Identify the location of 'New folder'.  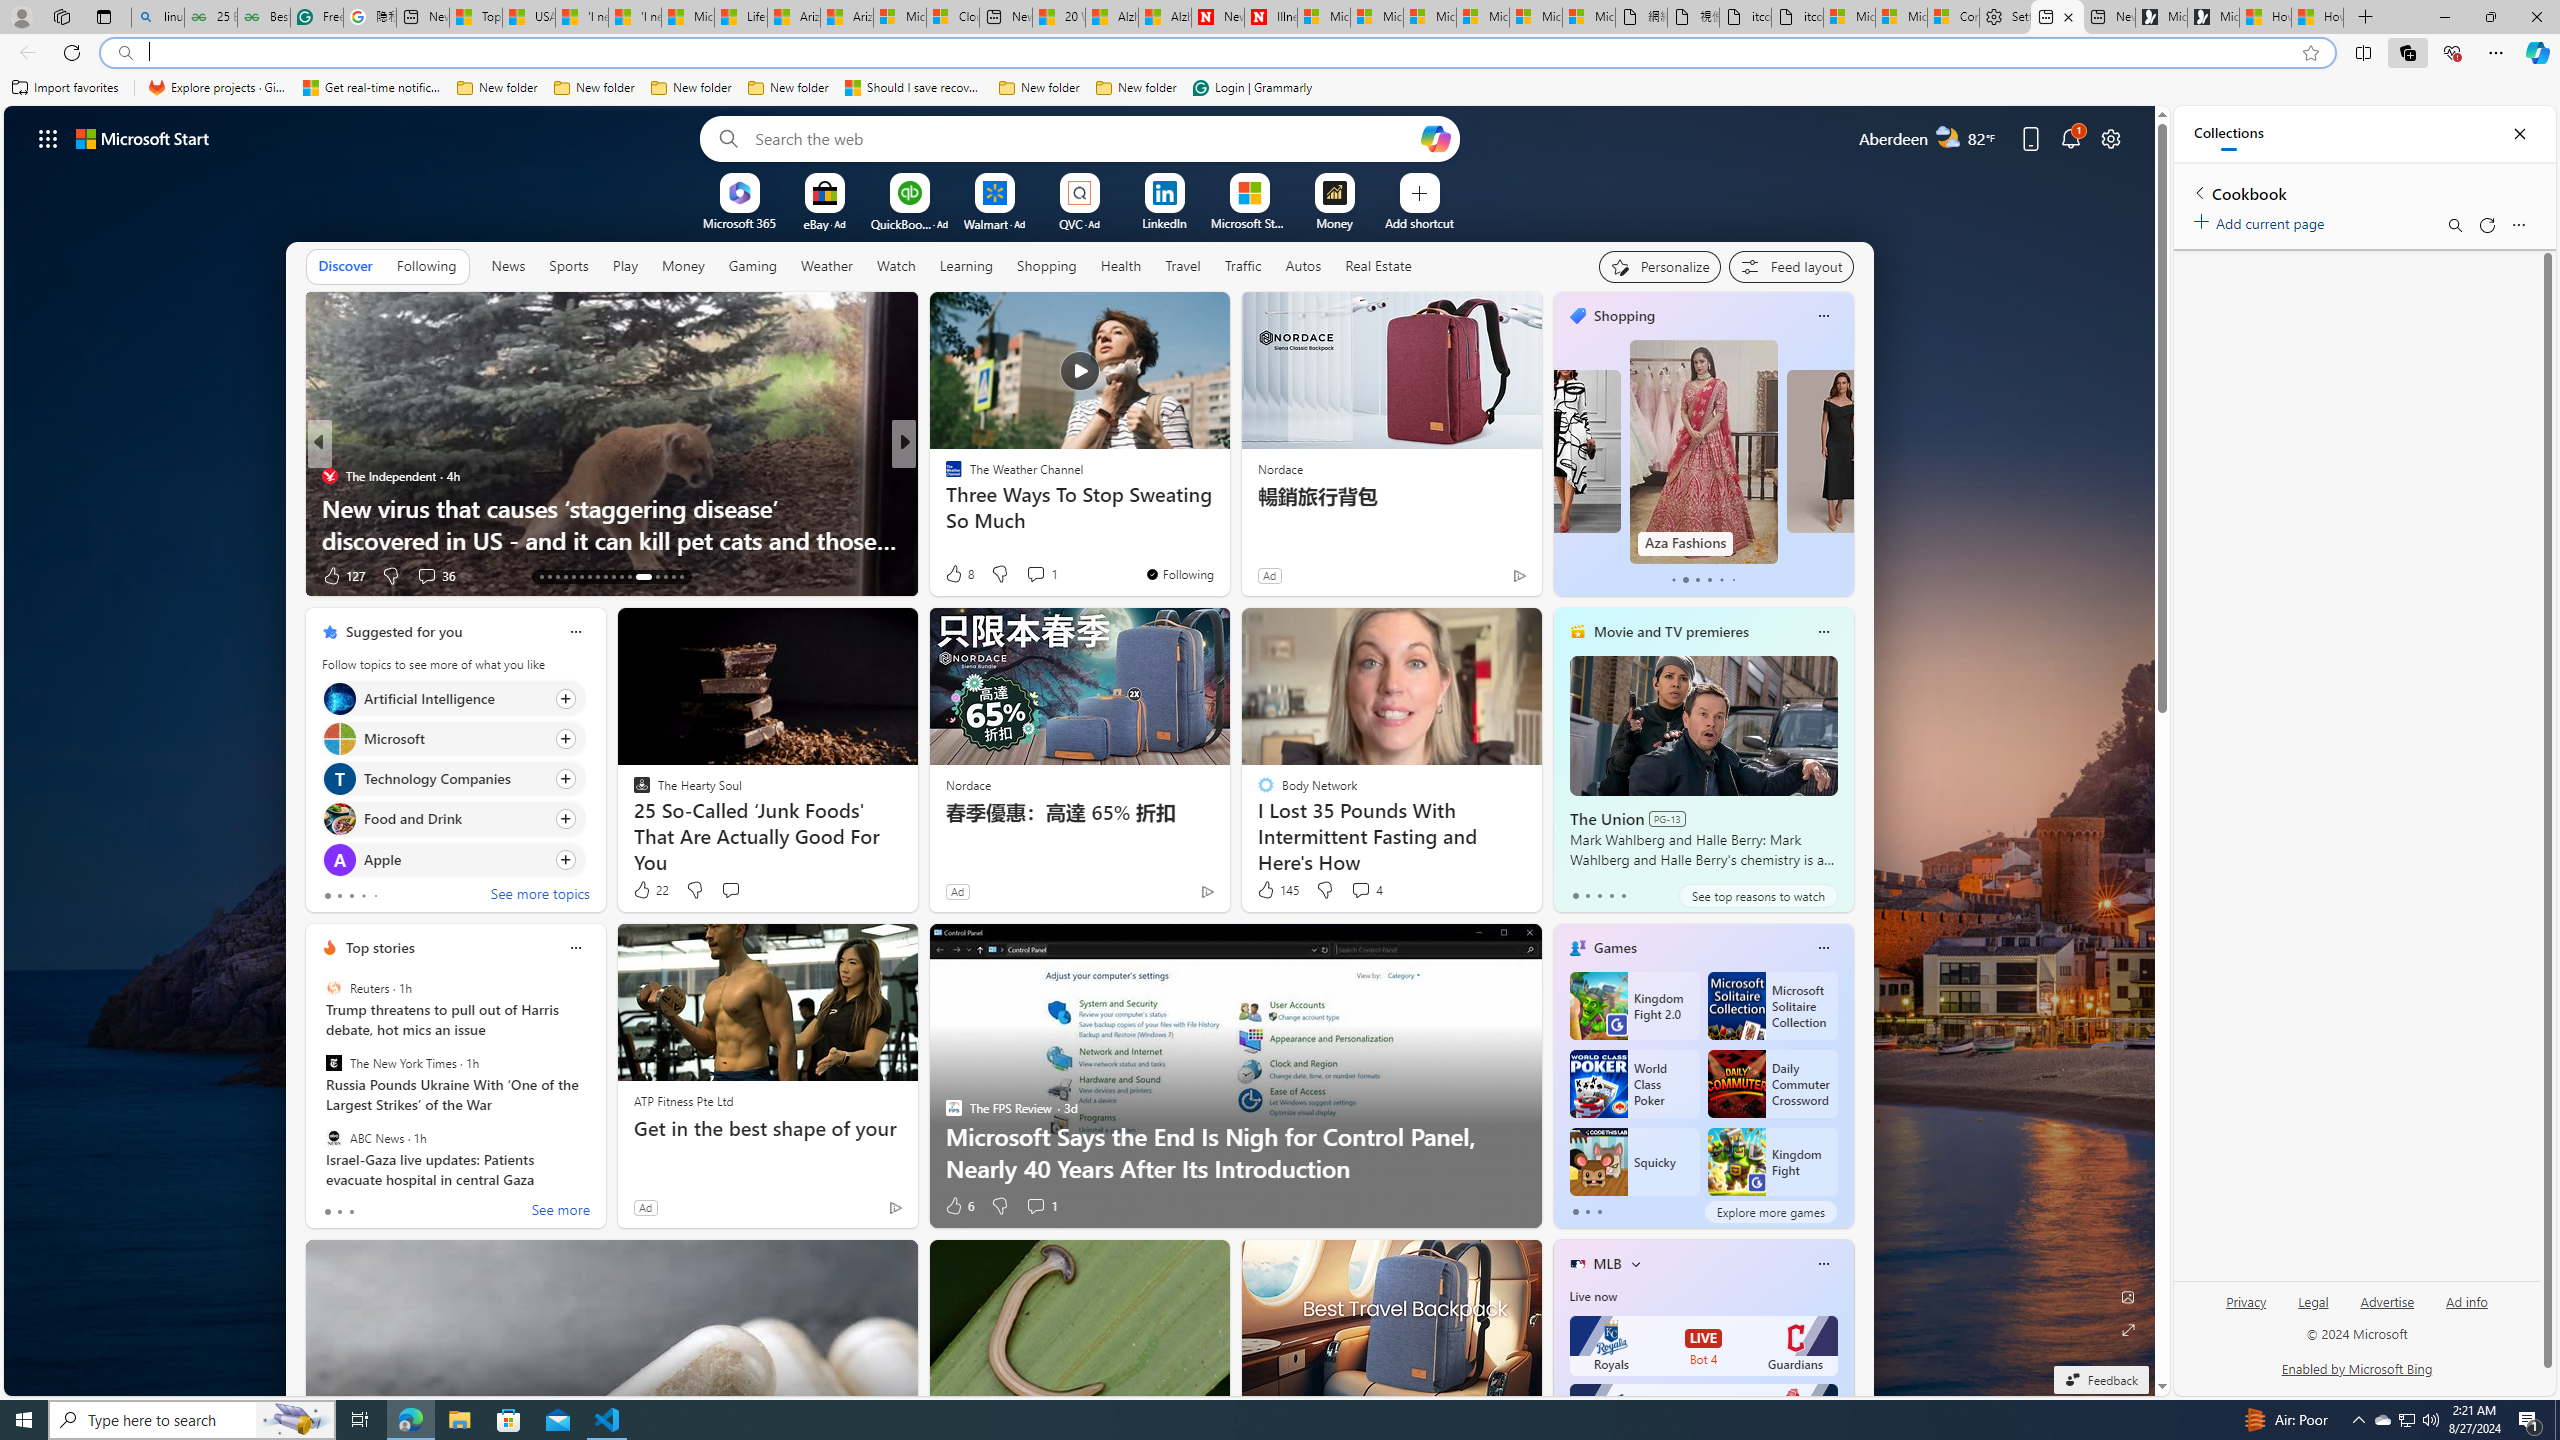
(1136, 87).